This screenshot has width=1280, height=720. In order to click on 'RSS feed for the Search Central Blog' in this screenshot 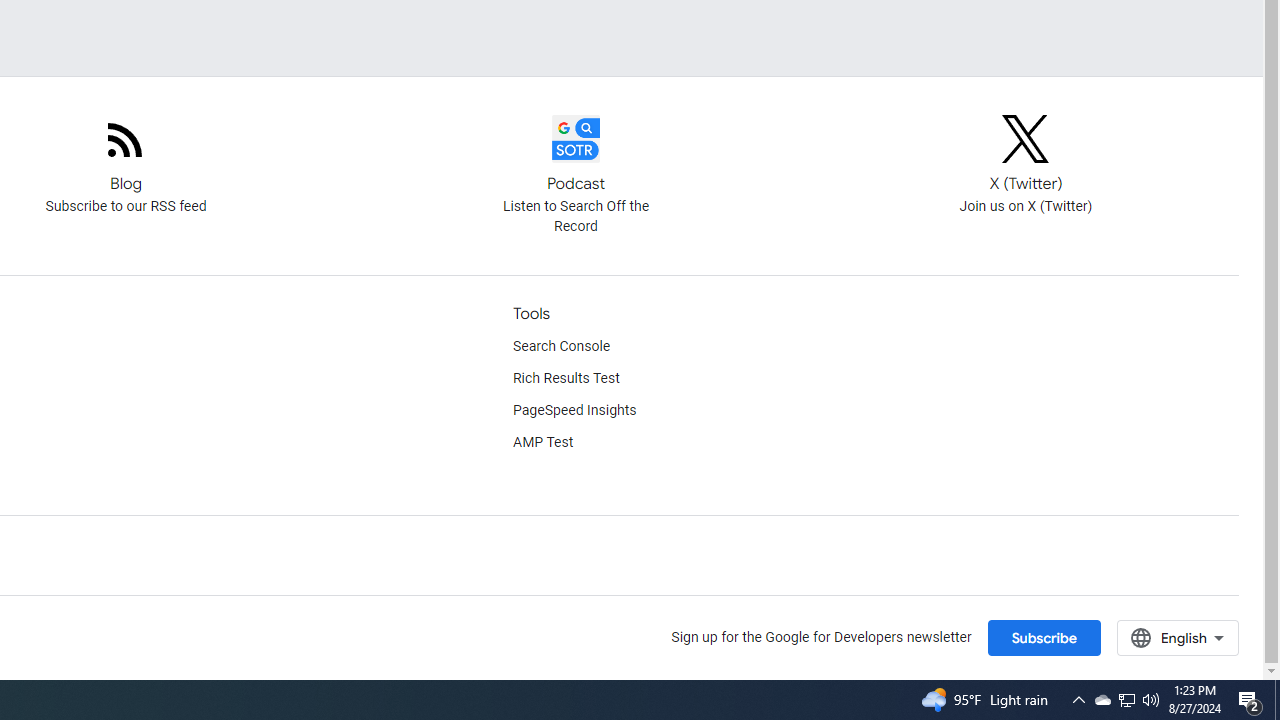, I will do `click(124, 155)`.